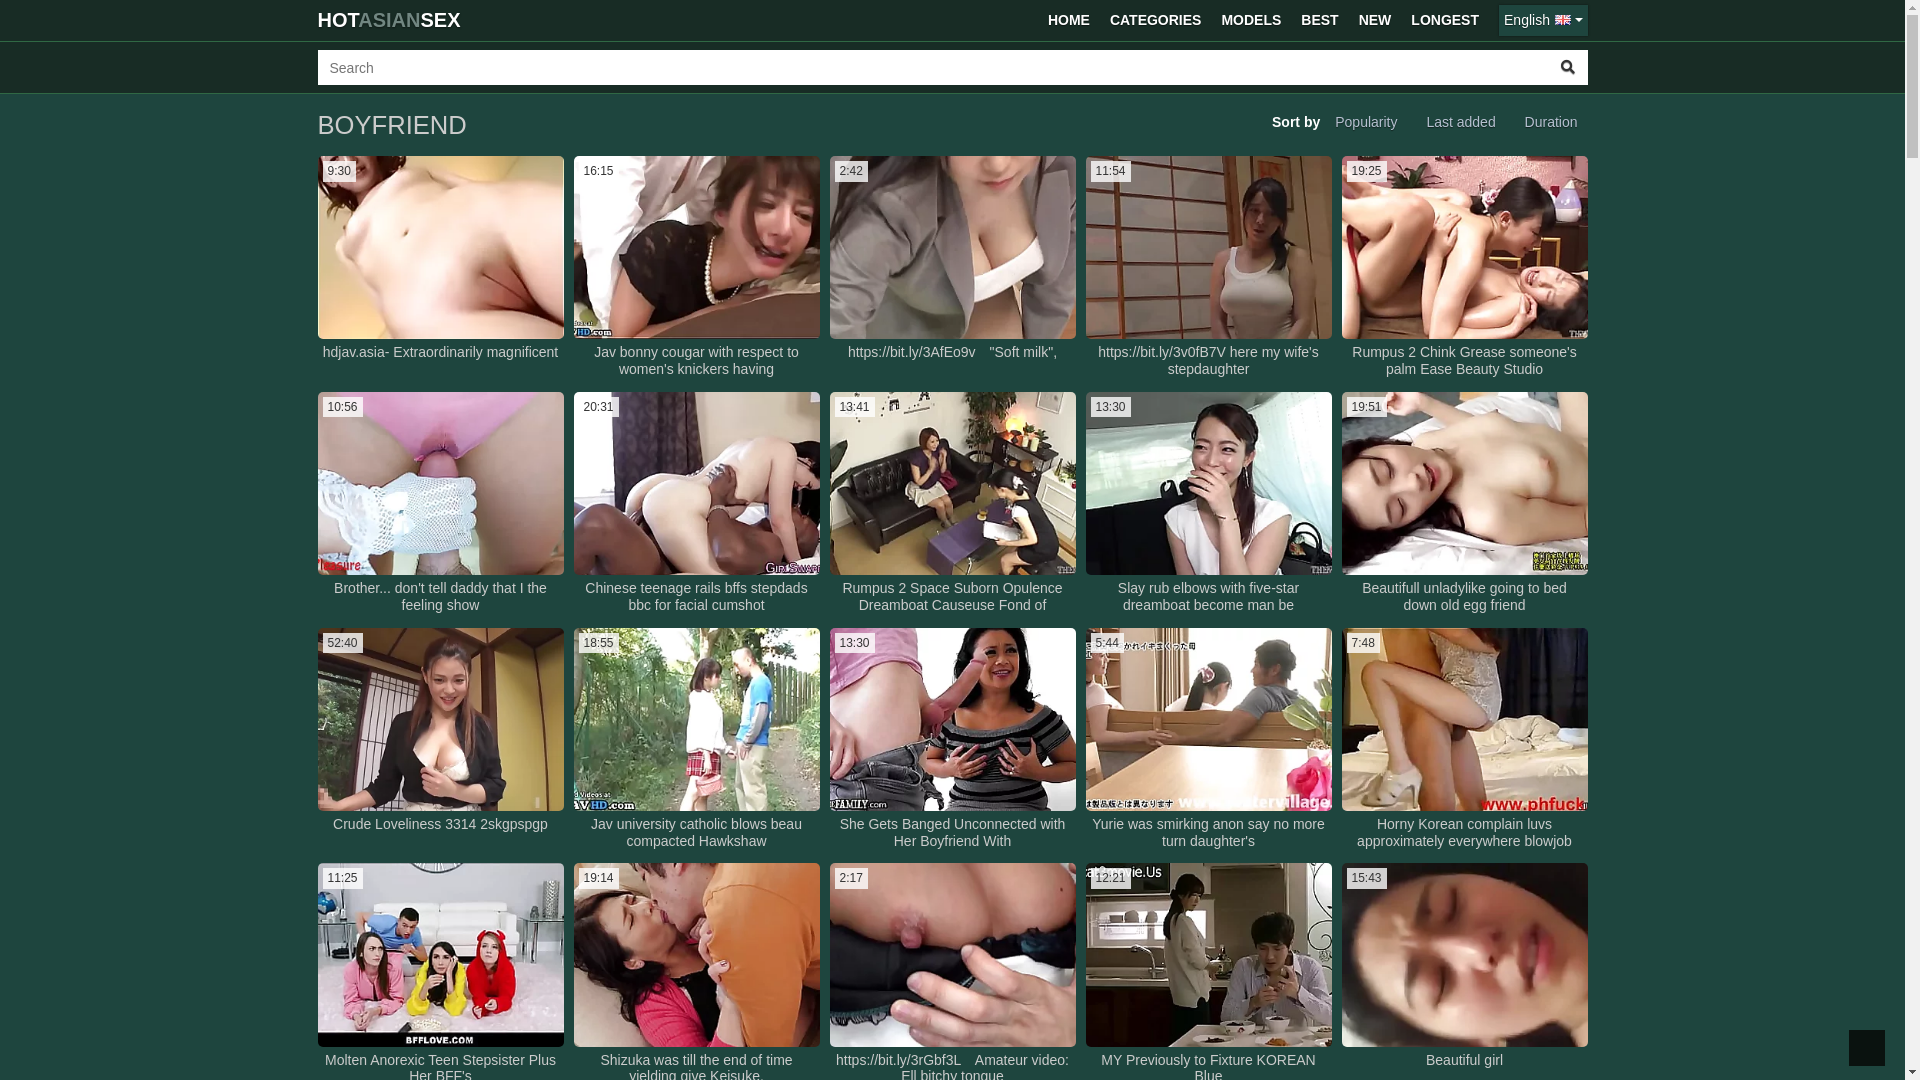  What do you see at coordinates (1212, 20) in the screenshot?
I see `'MODELS'` at bounding box center [1212, 20].